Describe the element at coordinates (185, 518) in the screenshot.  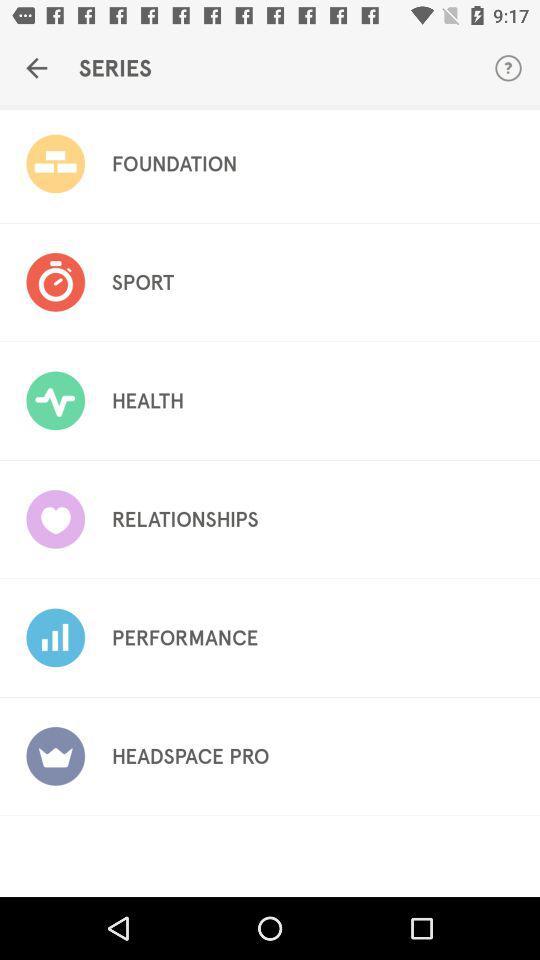
I see `relationships item` at that location.